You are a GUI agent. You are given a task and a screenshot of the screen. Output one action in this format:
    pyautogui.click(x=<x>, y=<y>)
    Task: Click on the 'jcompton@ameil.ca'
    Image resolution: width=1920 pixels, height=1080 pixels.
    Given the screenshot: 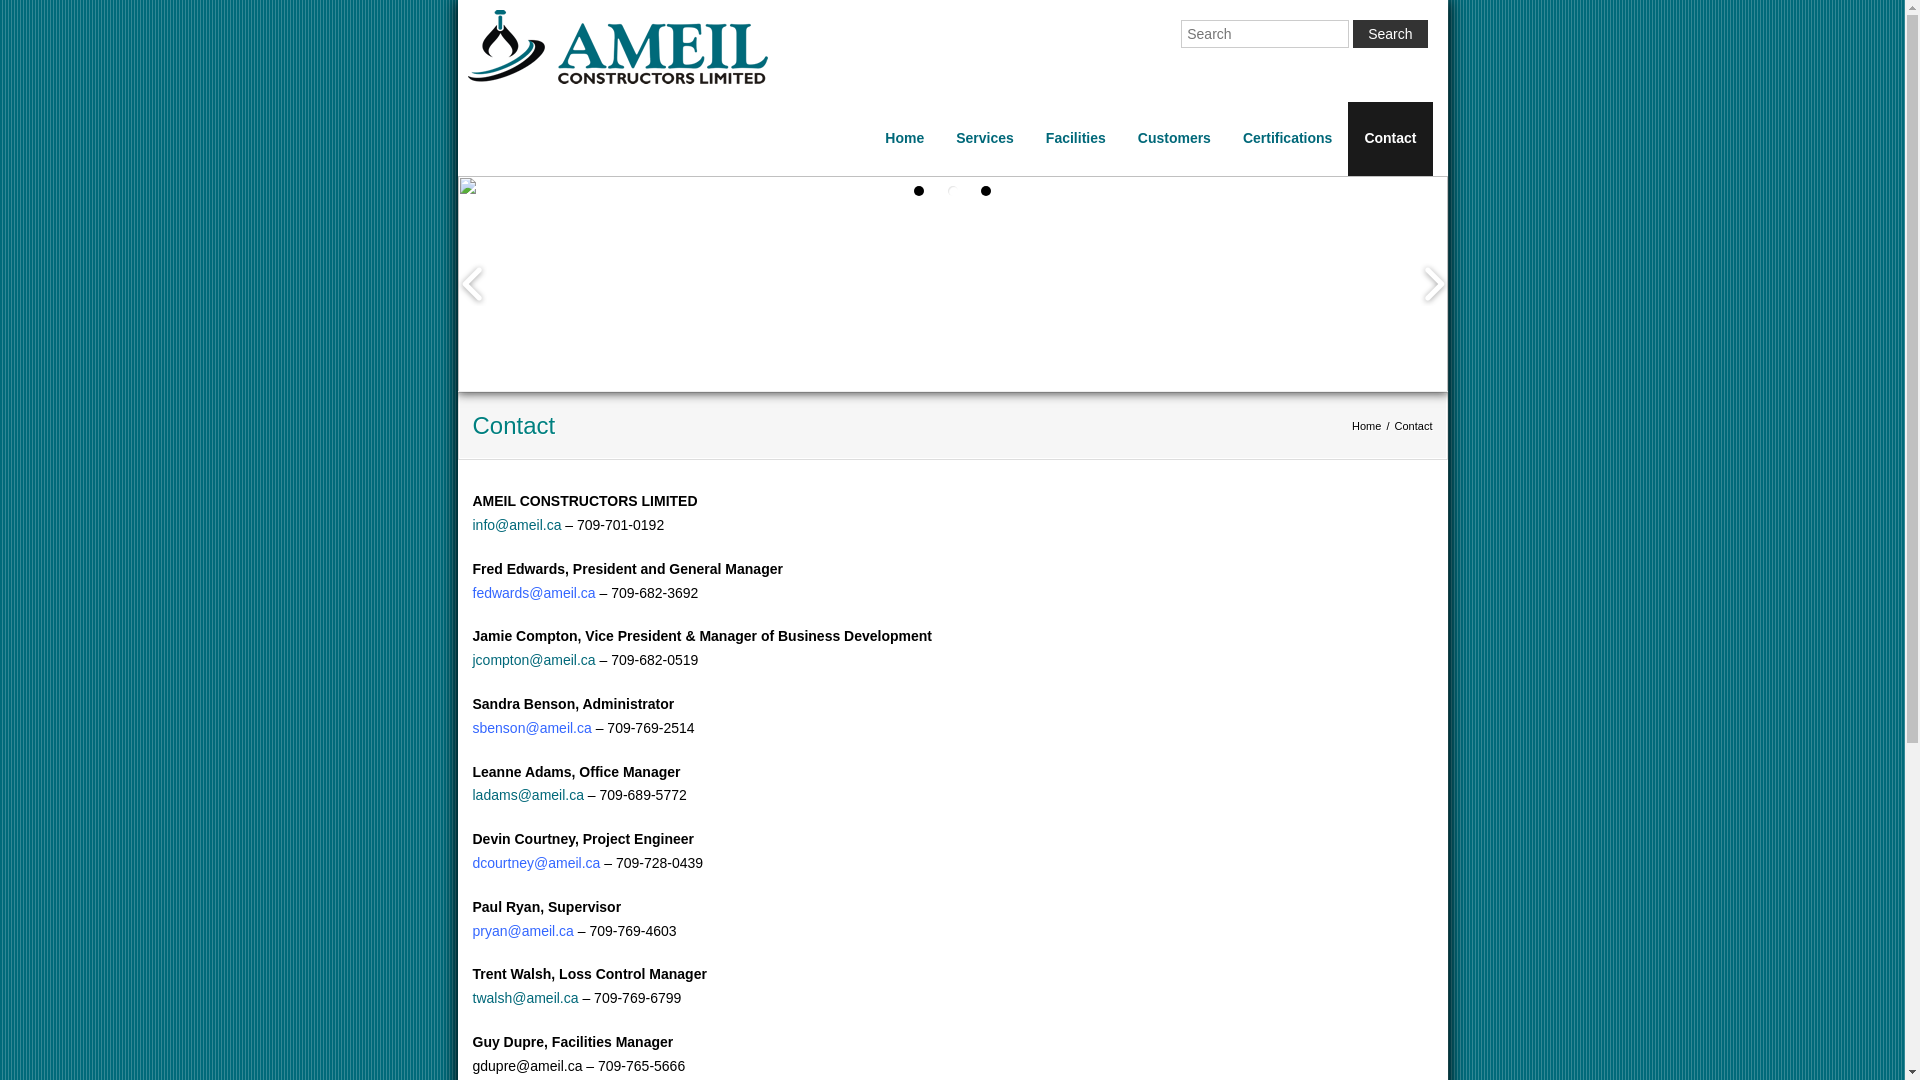 What is the action you would take?
    pyautogui.click(x=533, y=659)
    